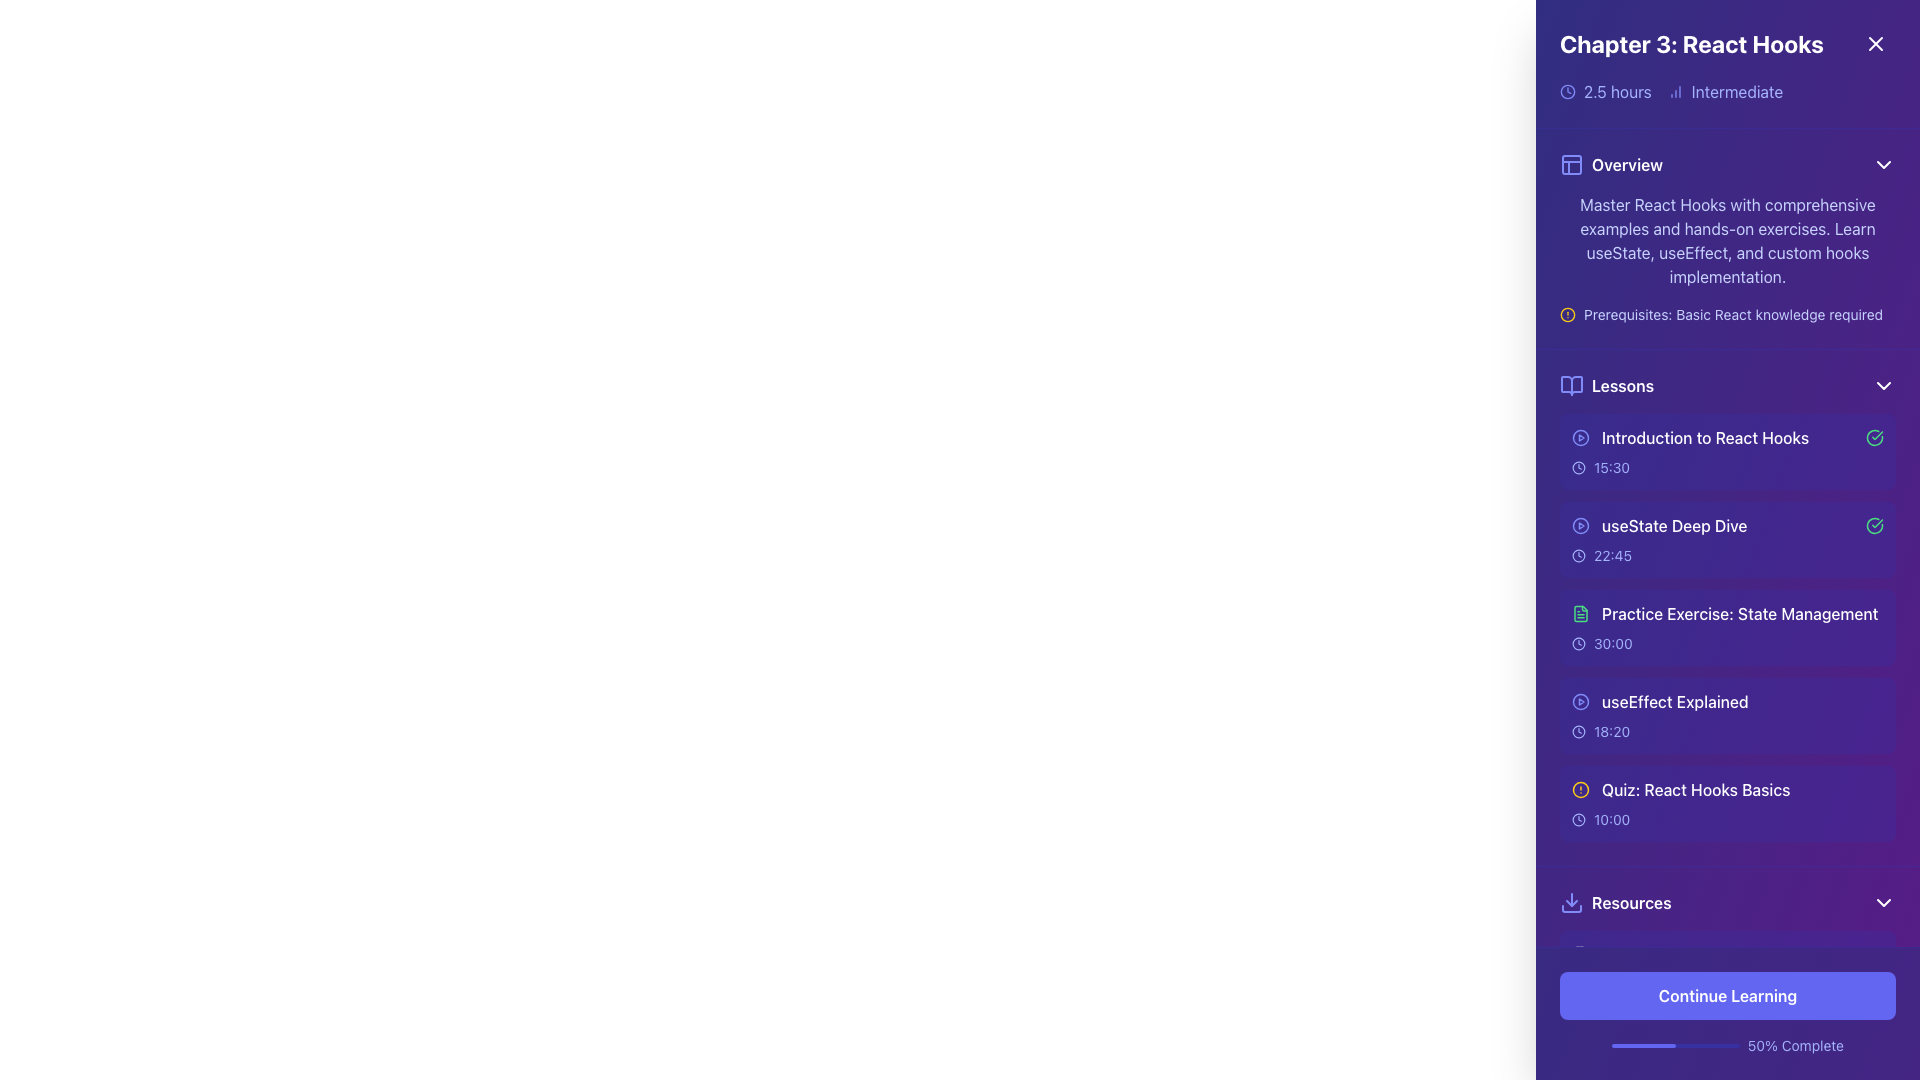 This screenshot has width=1920, height=1080. Describe the element at coordinates (1611, 164) in the screenshot. I see `the text with icon combination located below the header 'Chapter 3: React Hooks'` at that location.